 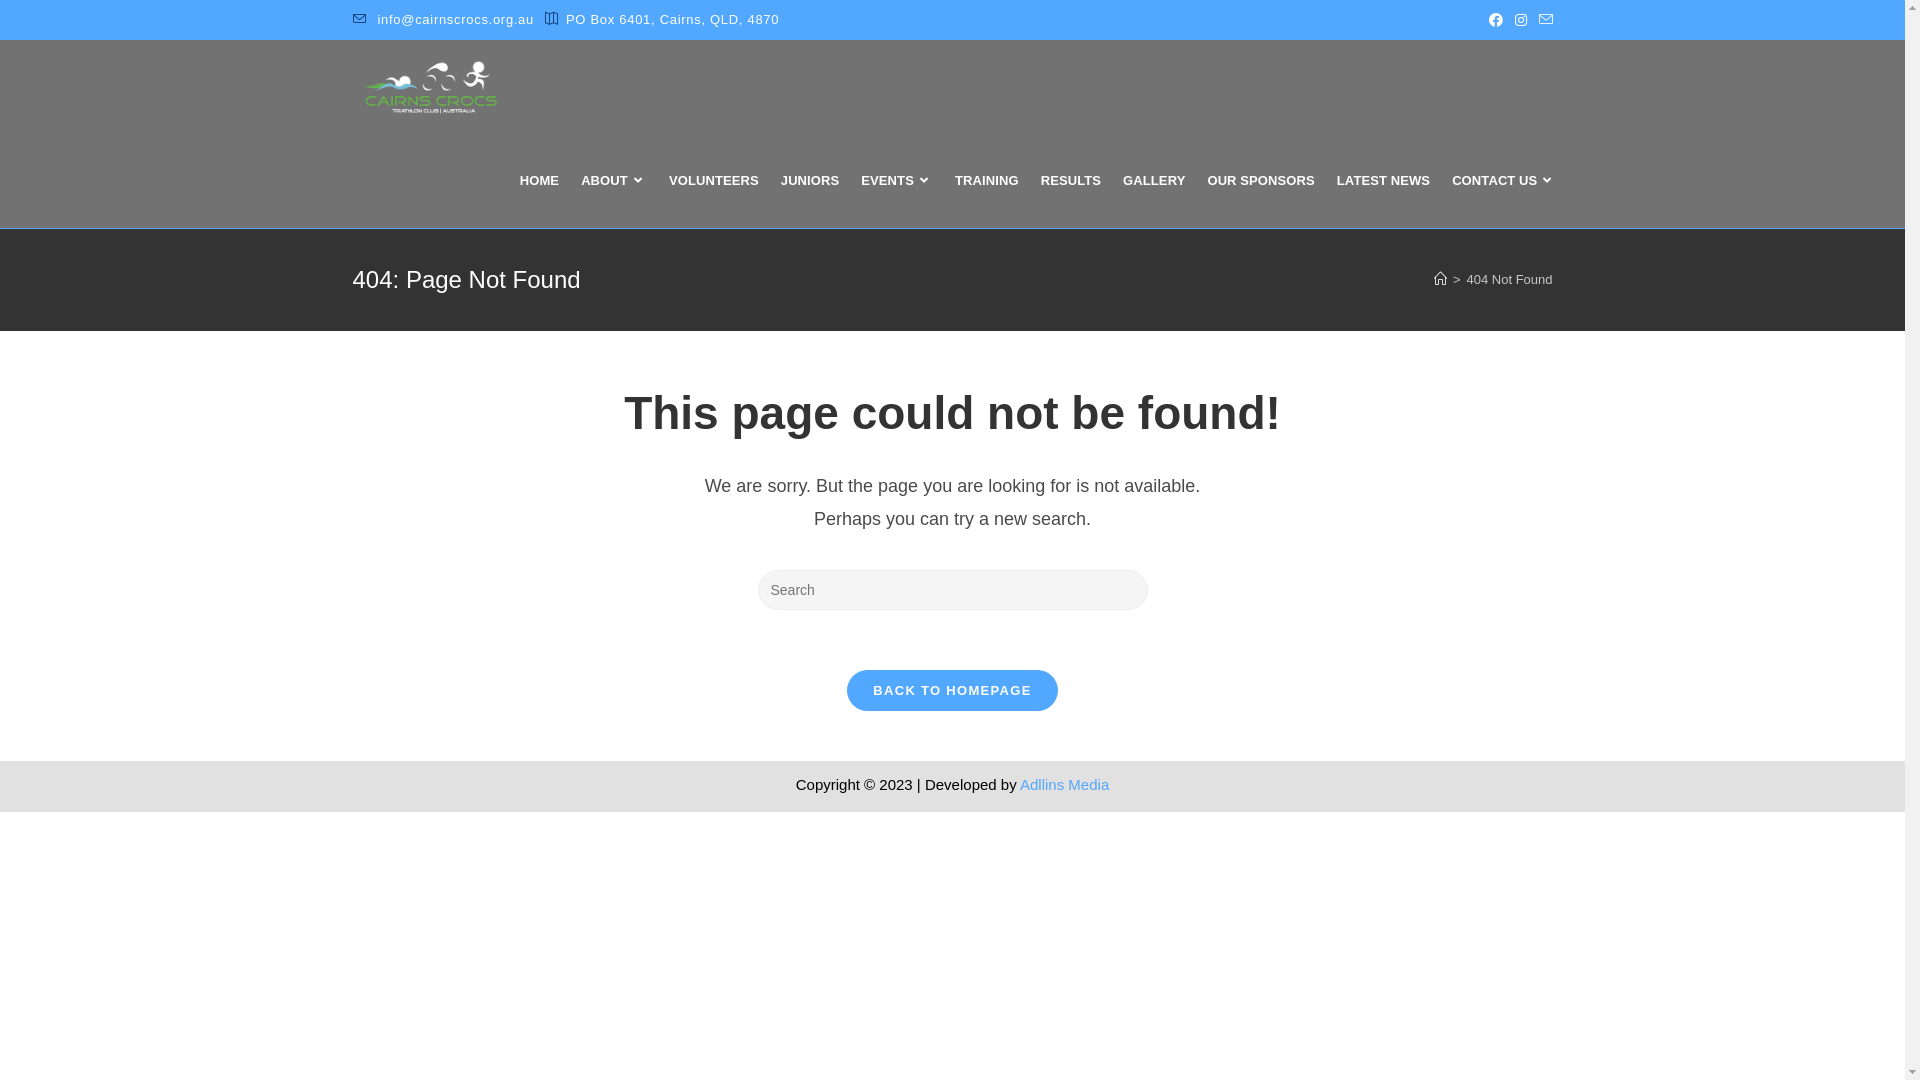 I want to click on 'OUR SPONSORS', so click(x=1259, y=181).